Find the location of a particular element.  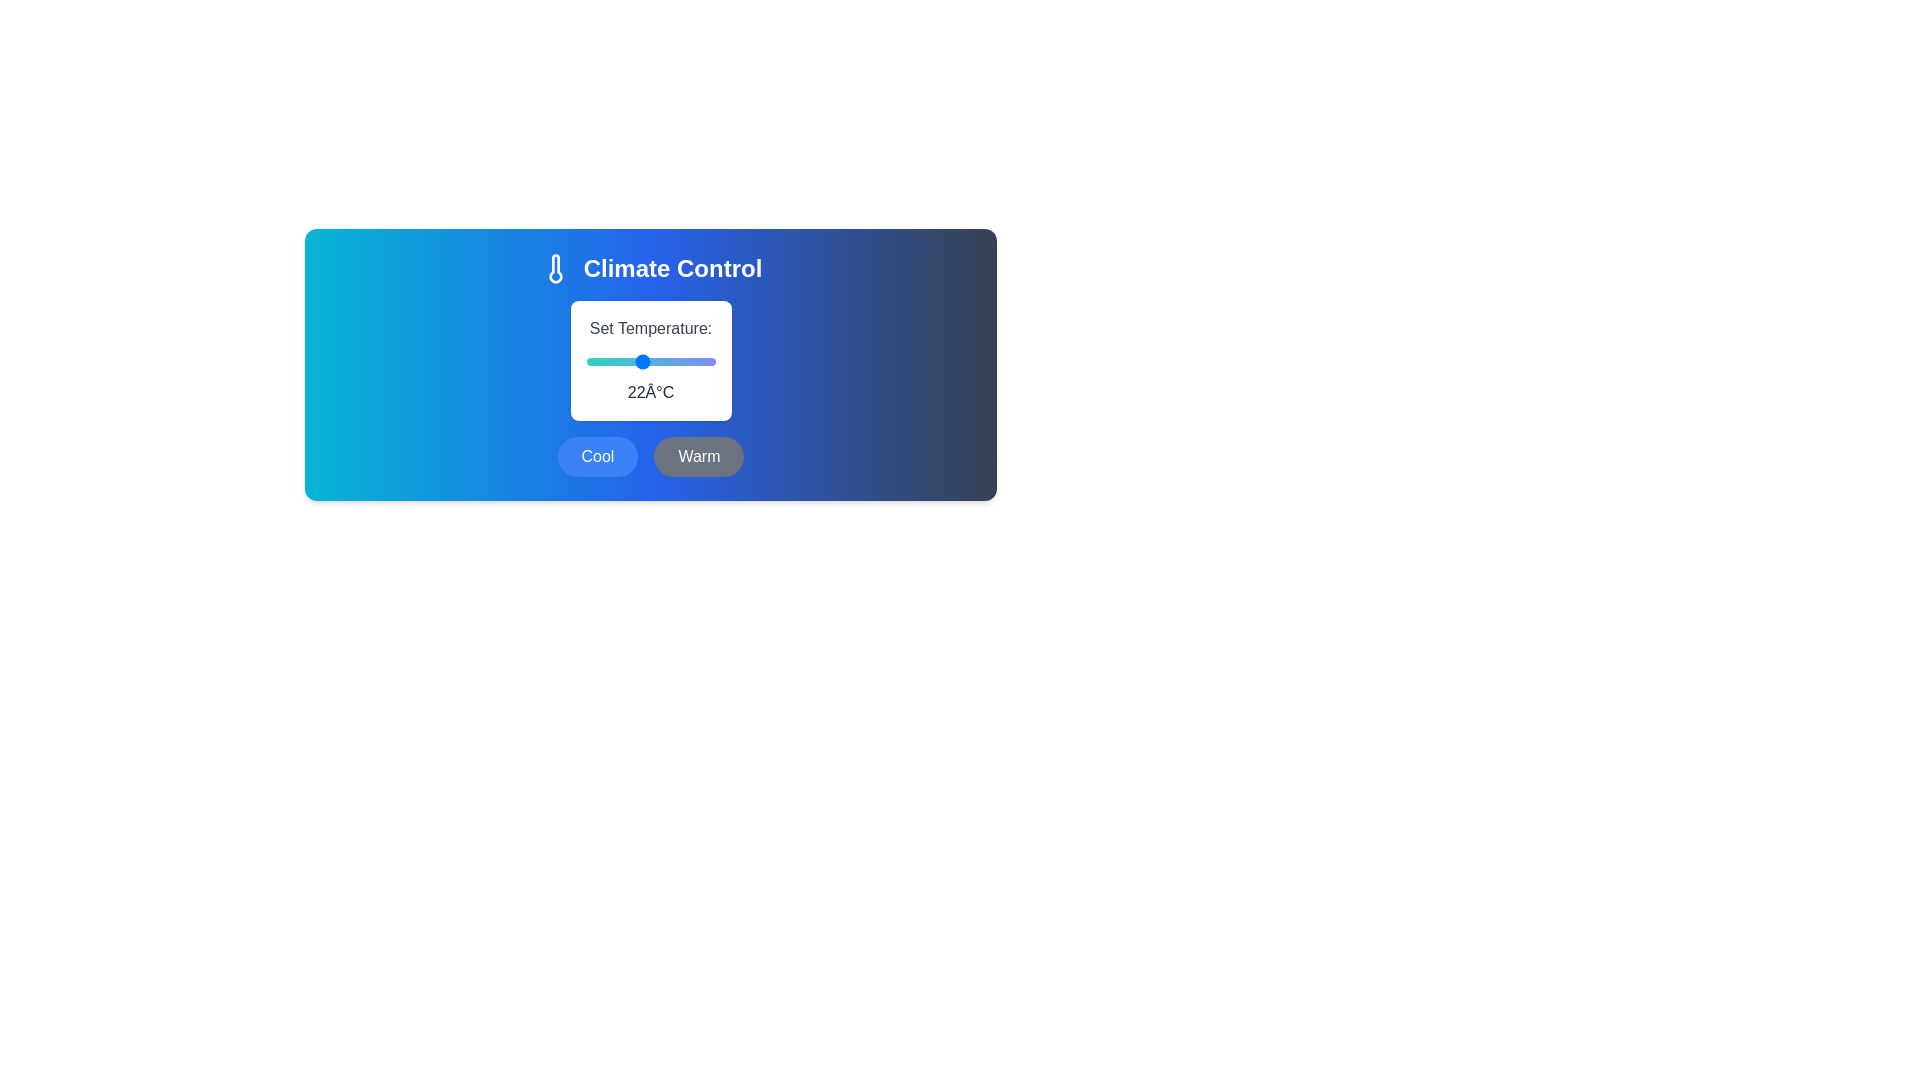

the desired temperature is located at coordinates (697, 362).